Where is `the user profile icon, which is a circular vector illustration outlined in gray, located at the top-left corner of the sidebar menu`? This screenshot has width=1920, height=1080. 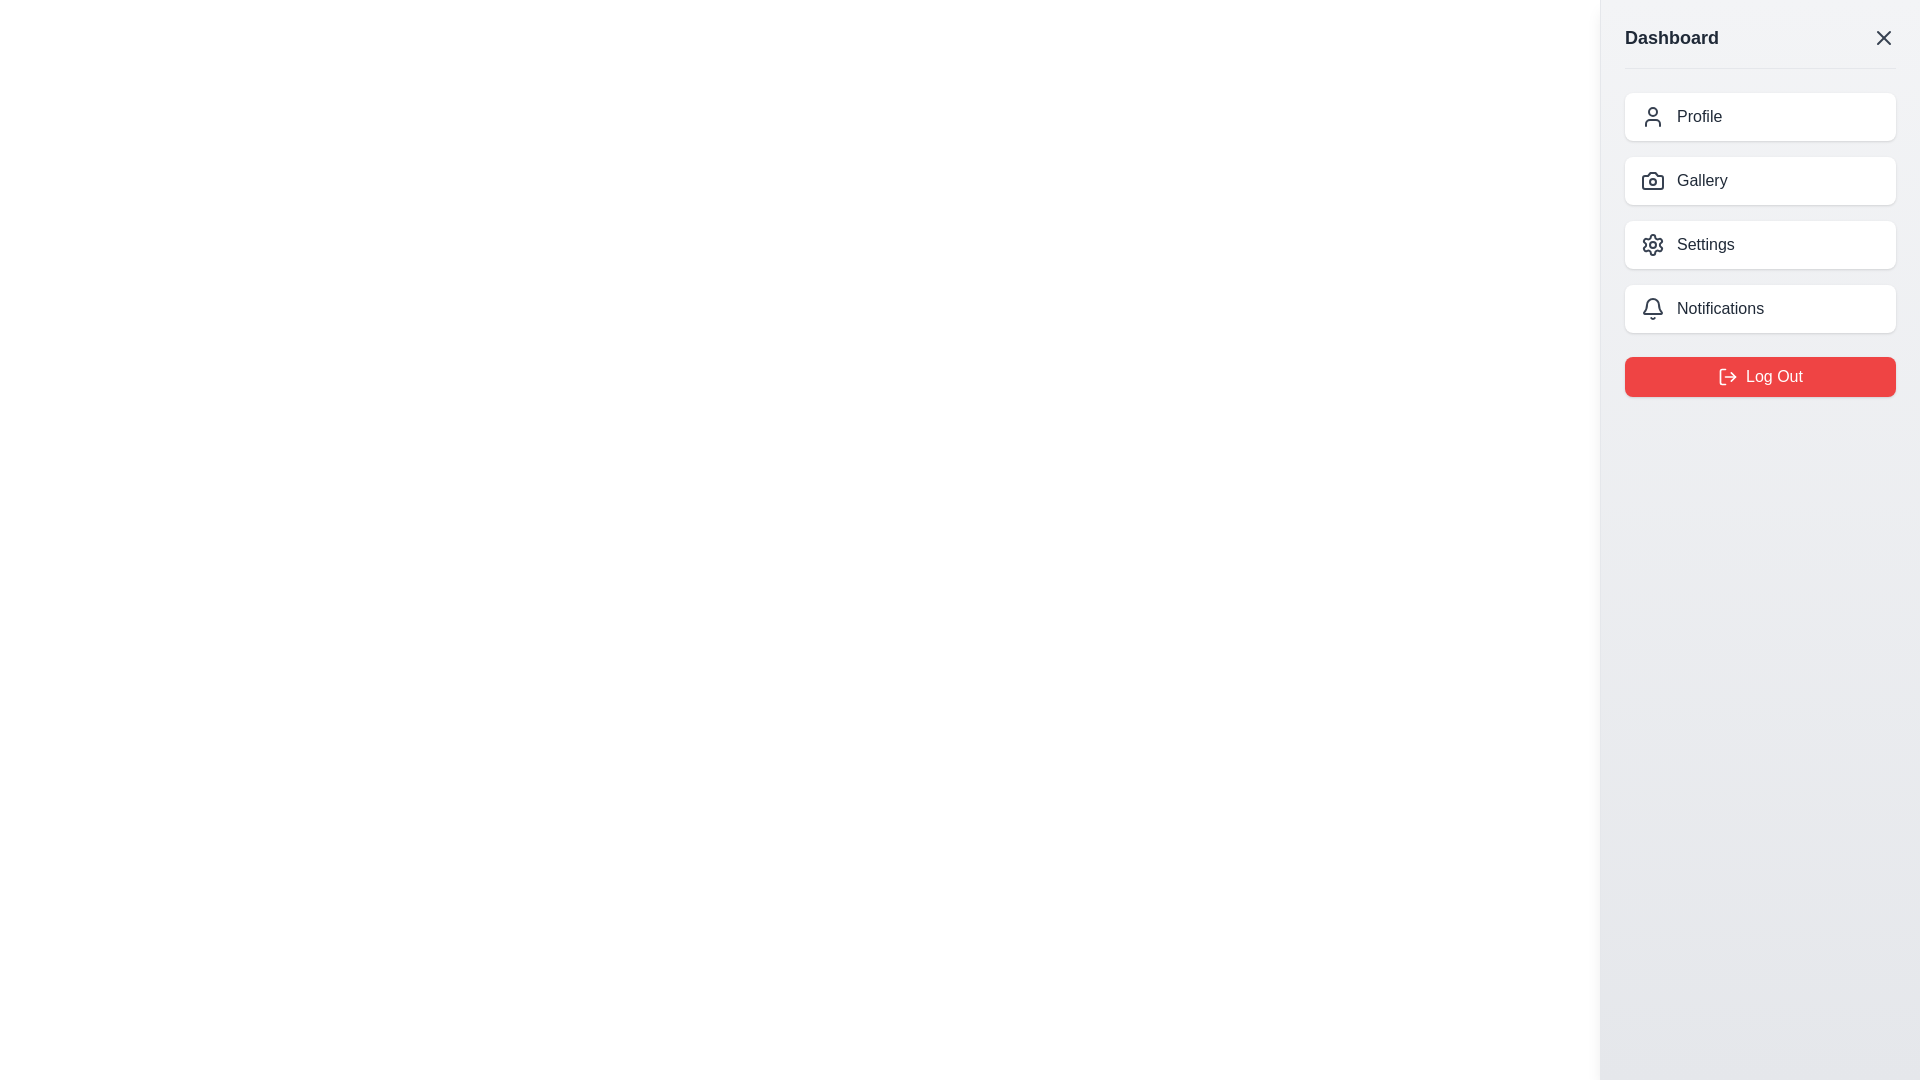 the user profile icon, which is a circular vector illustration outlined in gray, located at the top-left corner of the sidebar menu is located at coordinates (1652, 116).